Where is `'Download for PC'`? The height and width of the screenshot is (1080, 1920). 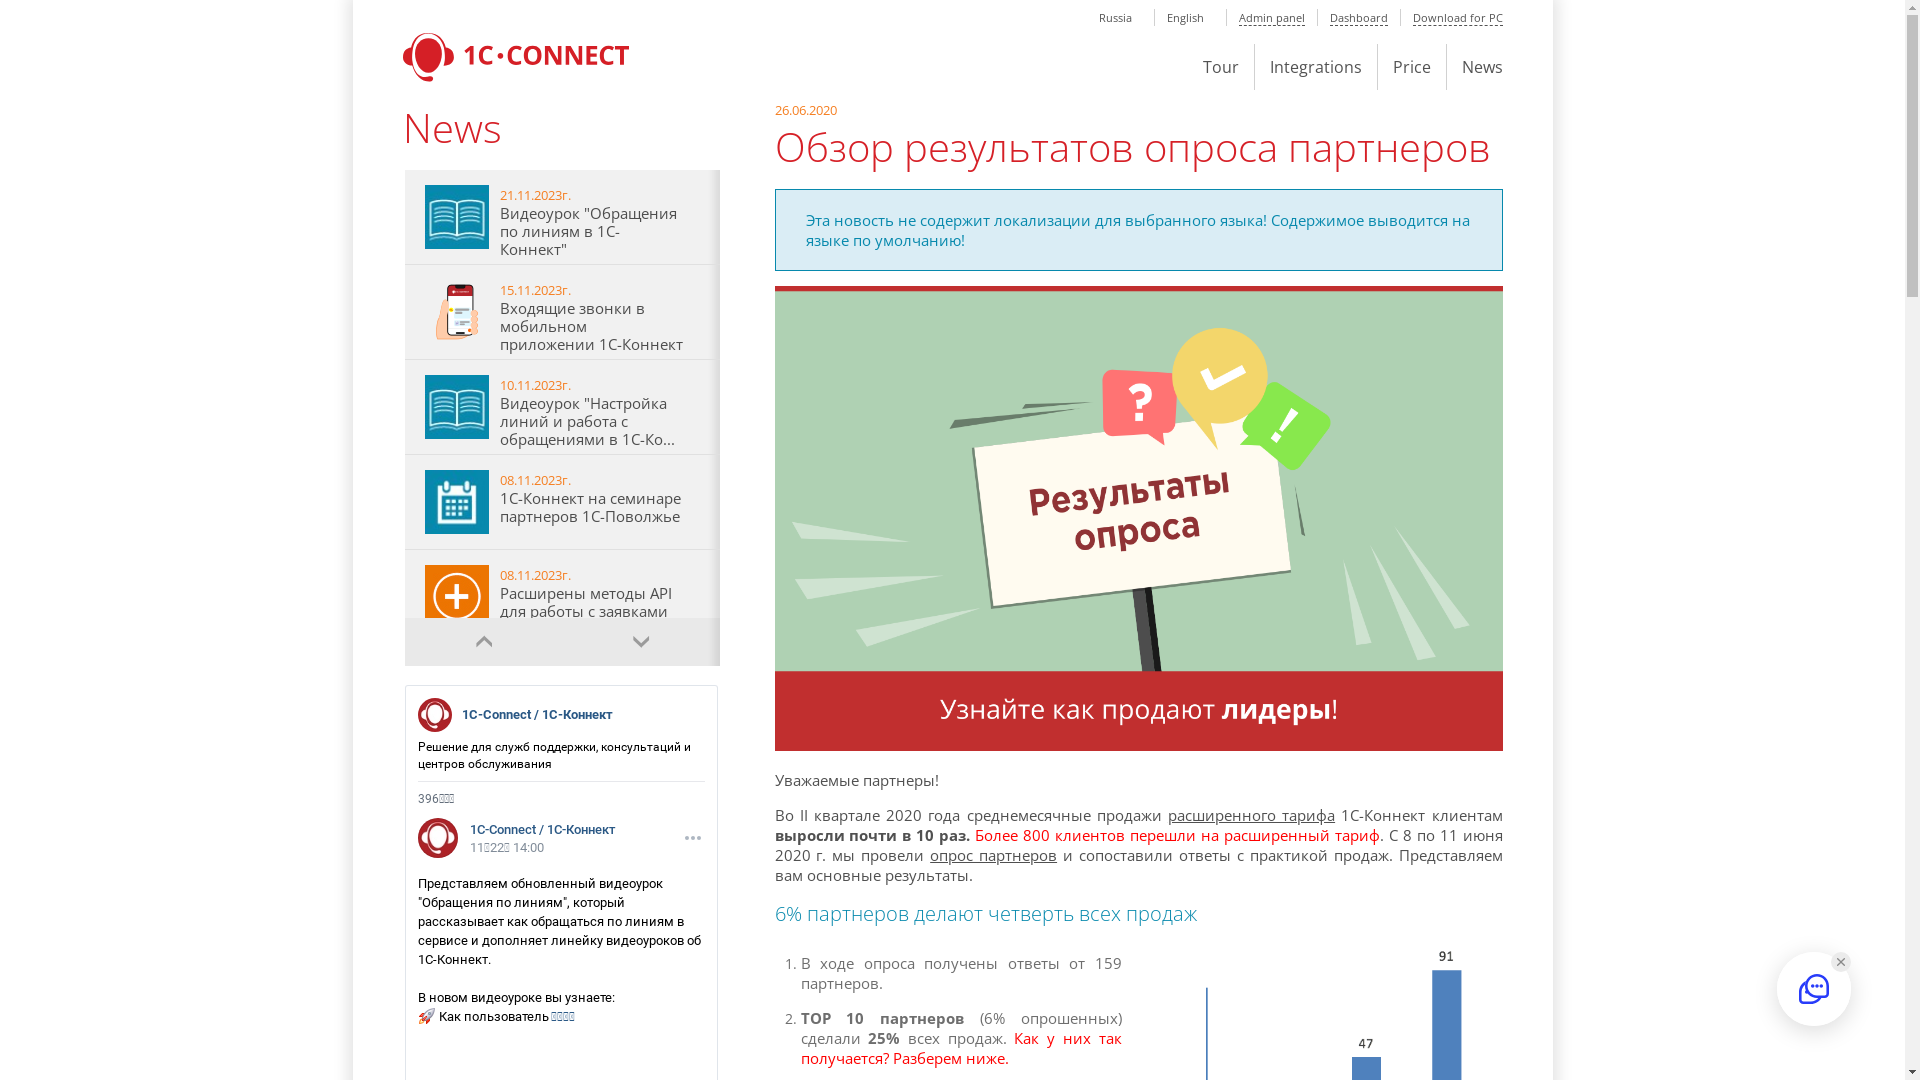 'Download for PC' is located at coordinates (1457, 18).